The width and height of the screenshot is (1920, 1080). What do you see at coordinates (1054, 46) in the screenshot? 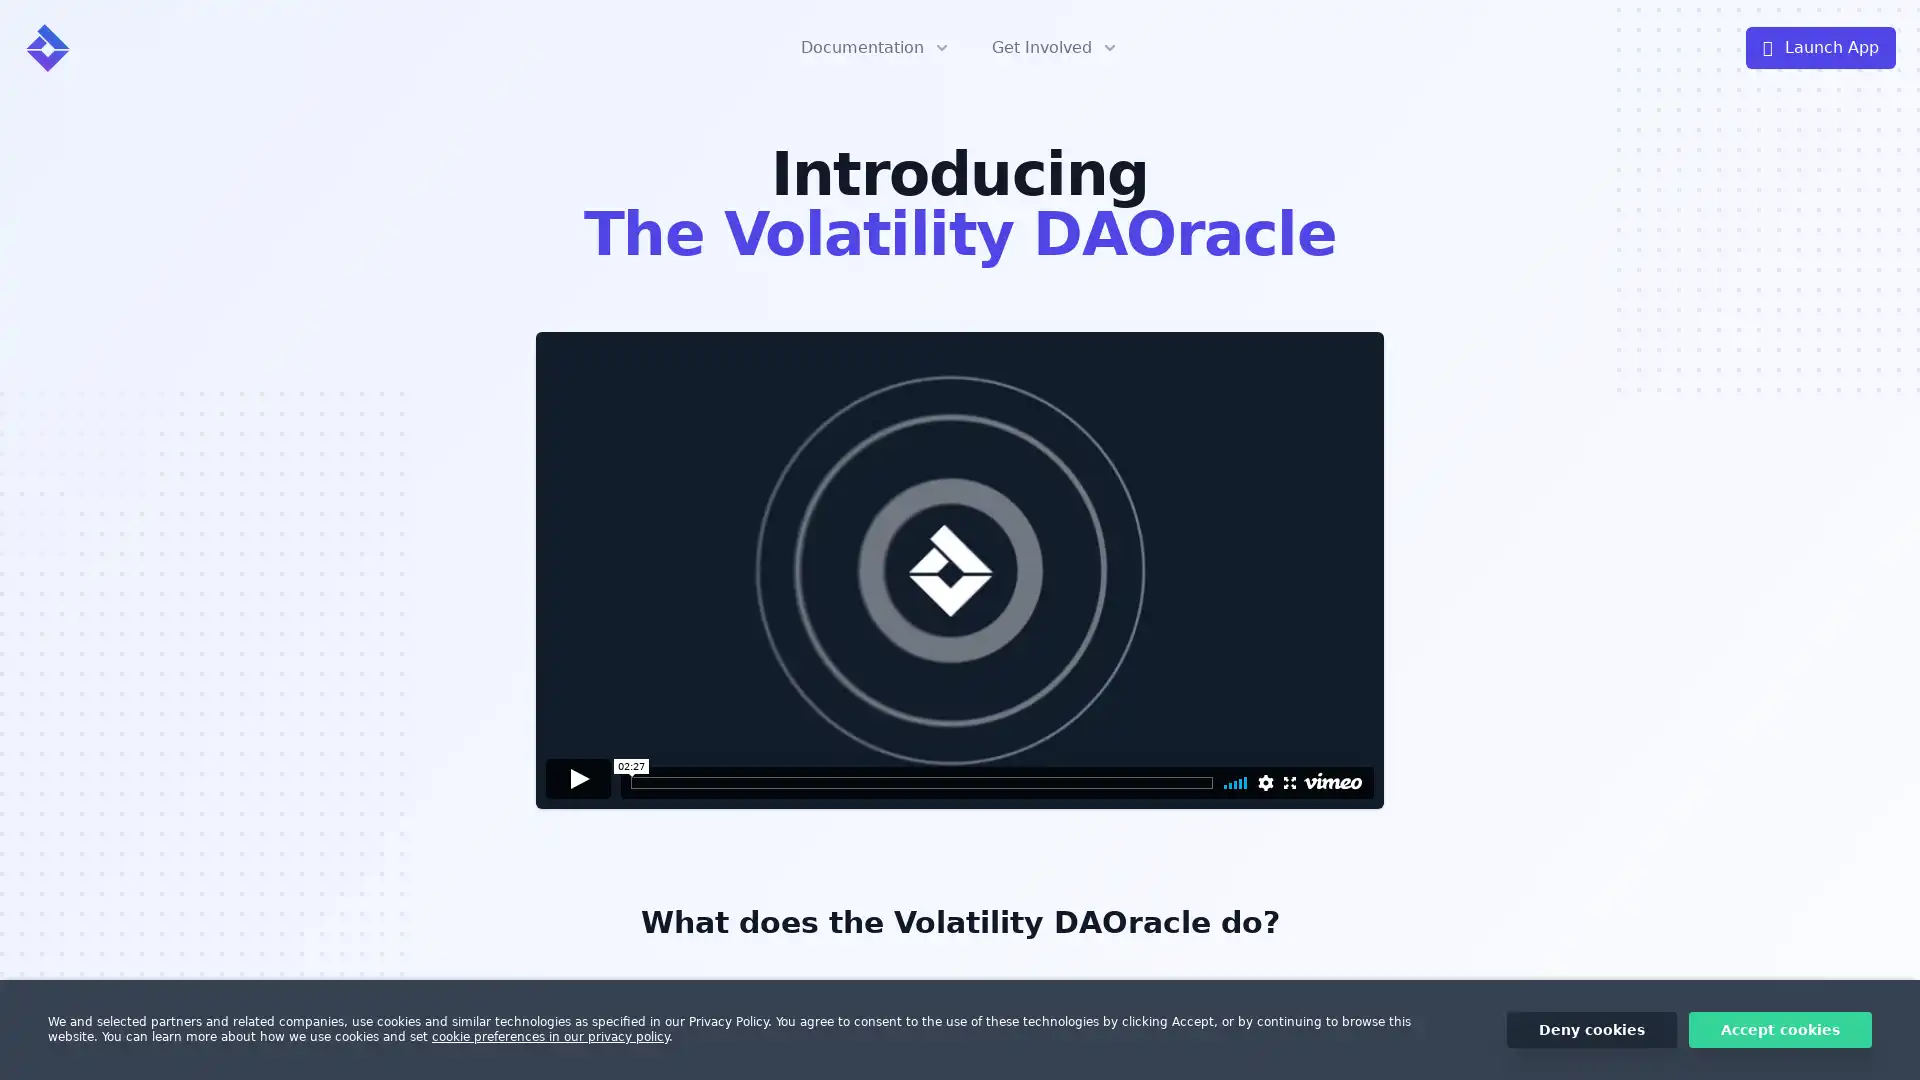
I see `Get Involved` at bounding box center [1054, 46].